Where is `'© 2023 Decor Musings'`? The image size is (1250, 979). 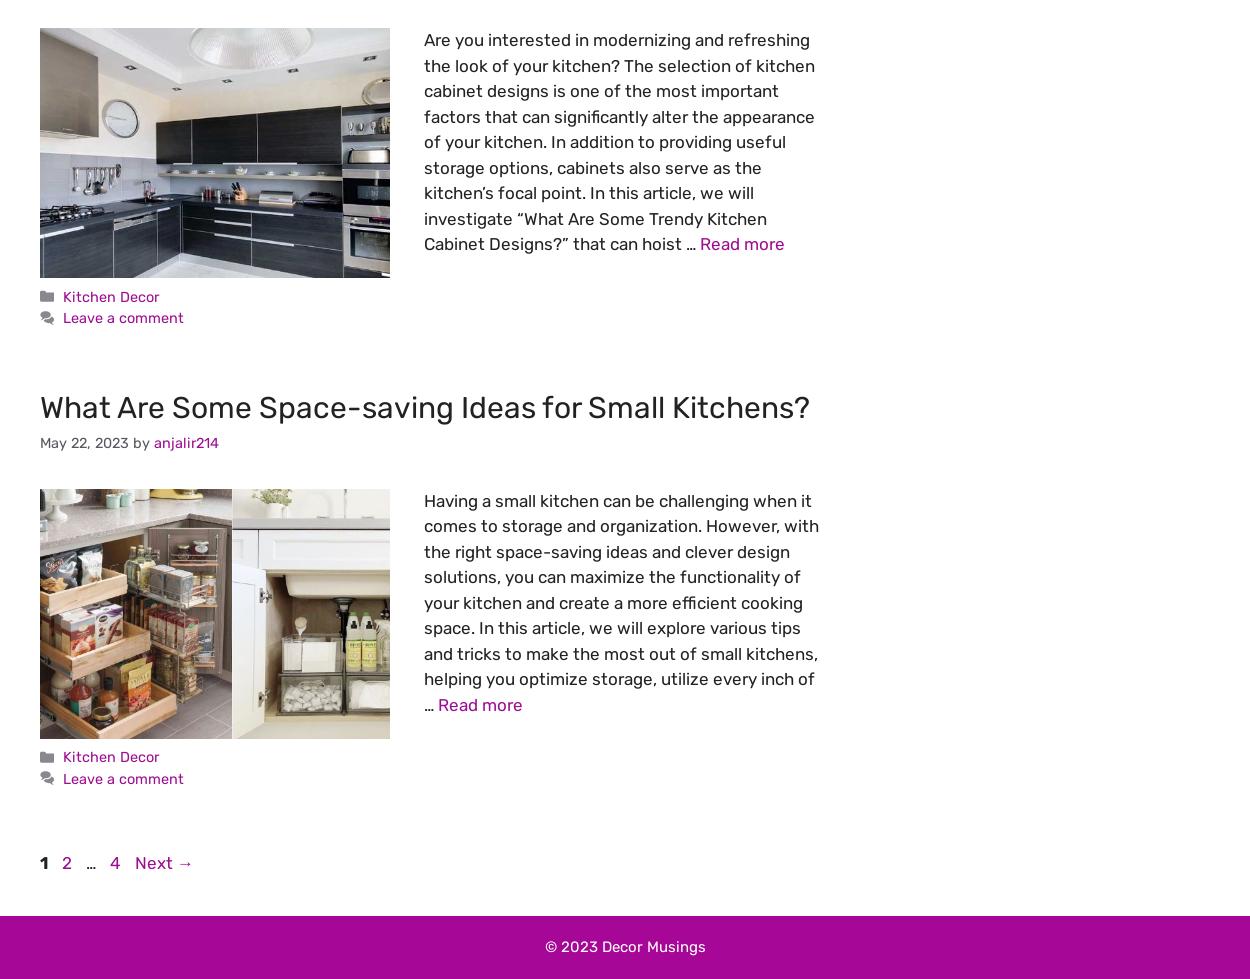 '© 2023 Decor Musings' is located at coordinates (544, 945).